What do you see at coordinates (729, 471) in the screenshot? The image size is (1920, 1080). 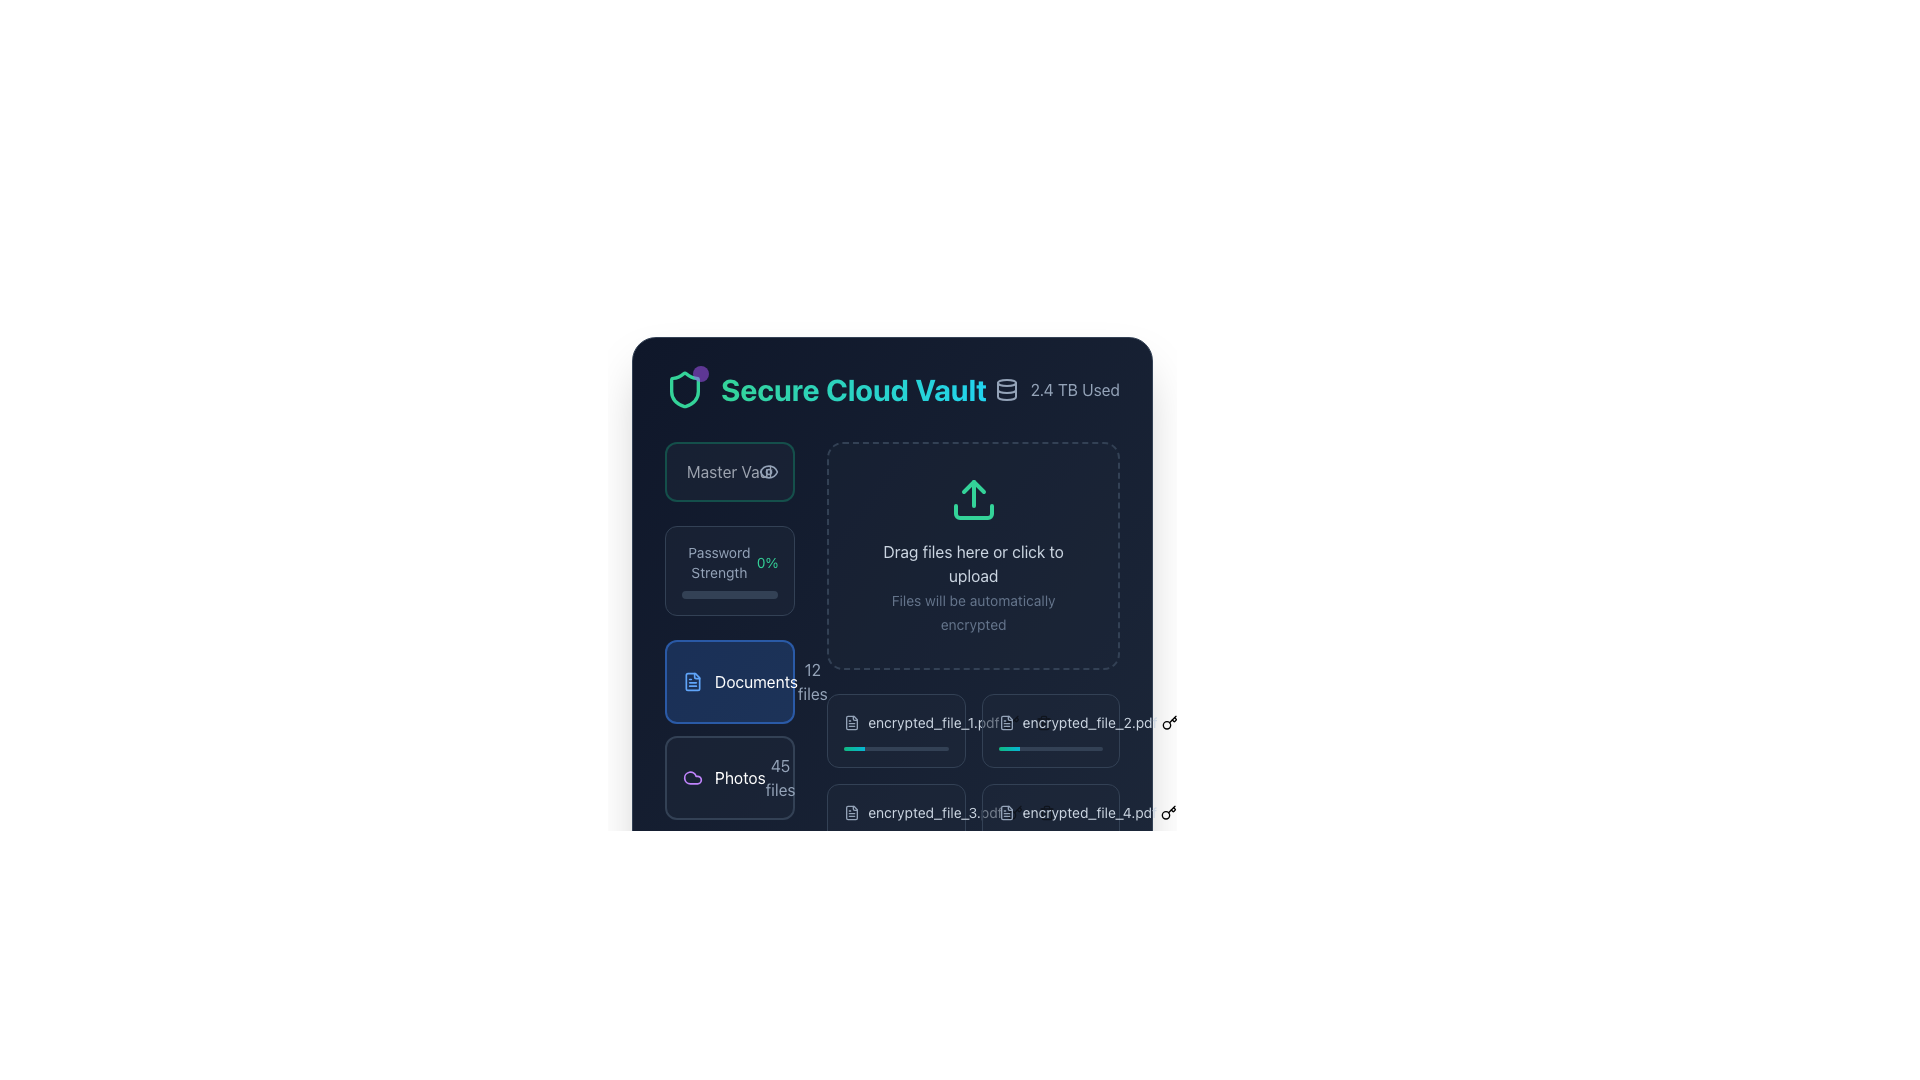 I see `the password input field with visibility toggle icon` at bounding box center [729, 471].